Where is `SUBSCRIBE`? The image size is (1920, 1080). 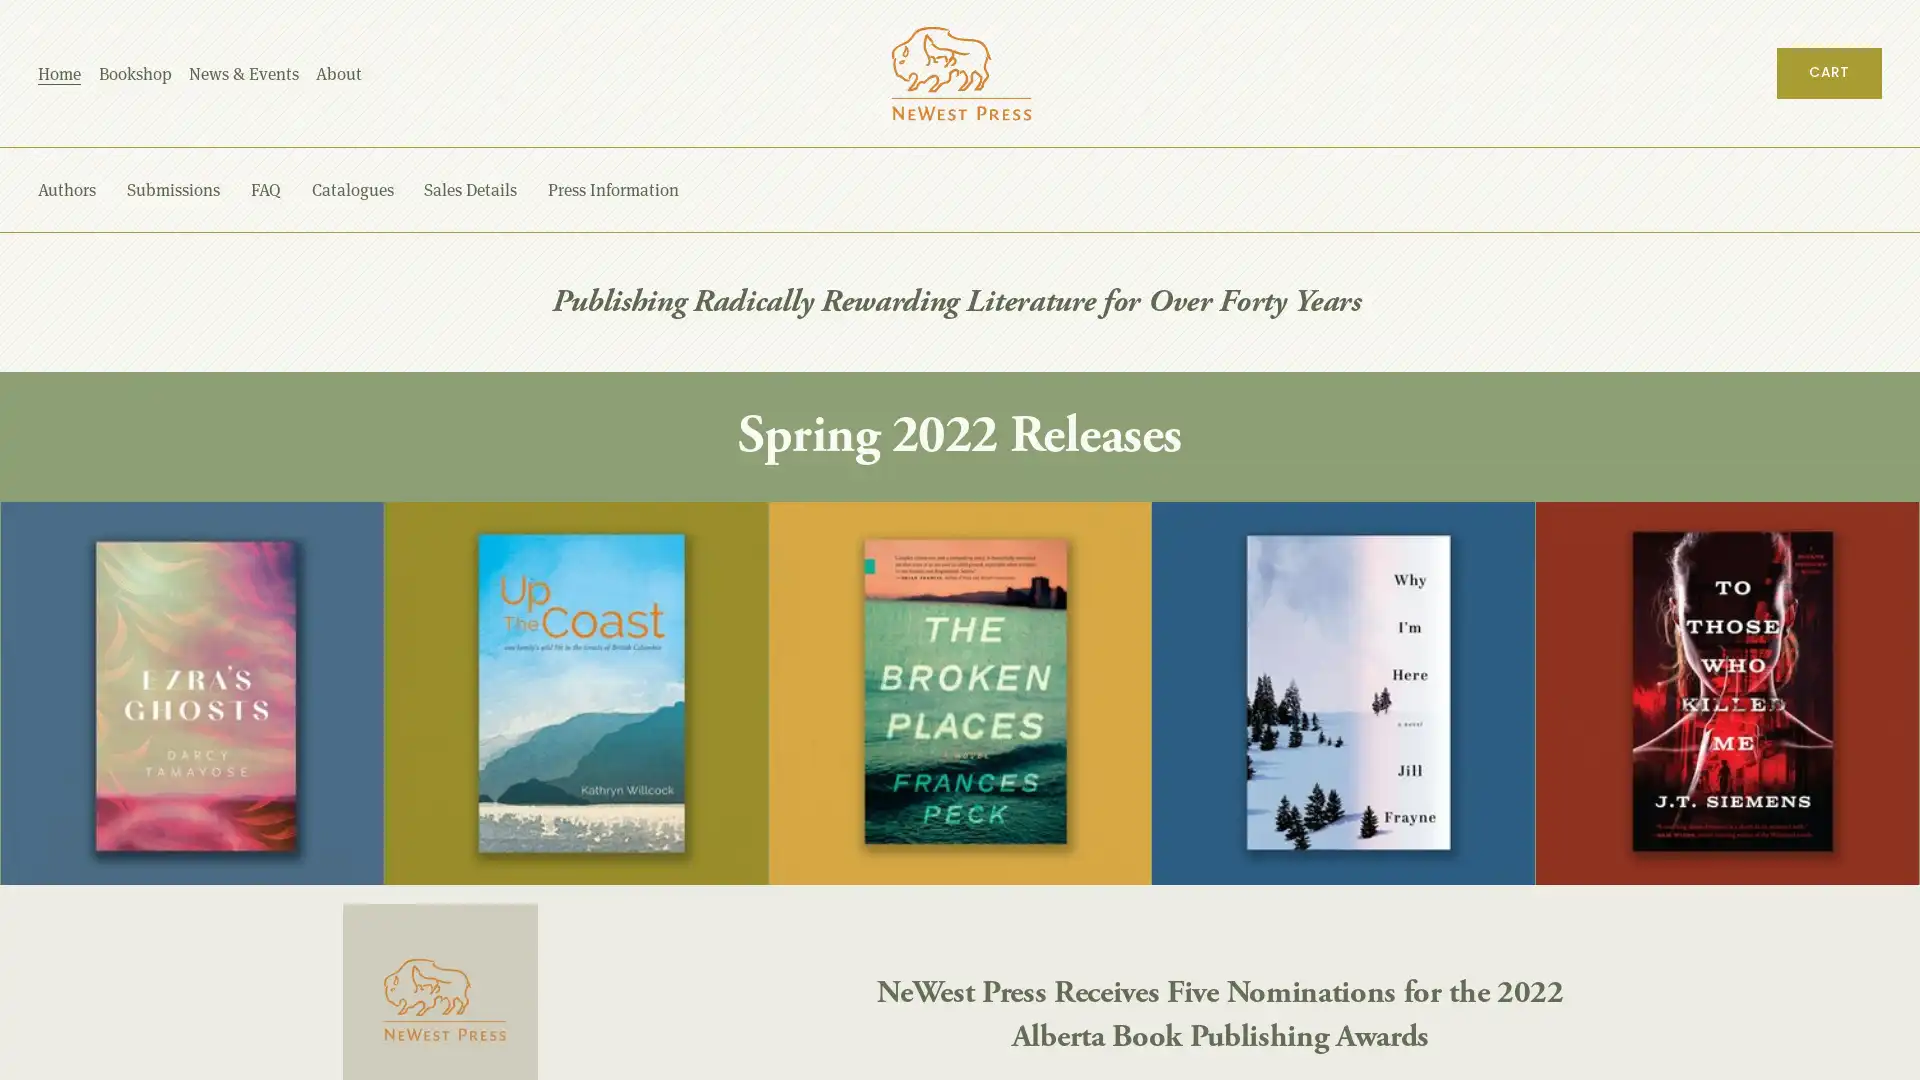
SUBSCRIBE is located at coordinates (1691, 871).